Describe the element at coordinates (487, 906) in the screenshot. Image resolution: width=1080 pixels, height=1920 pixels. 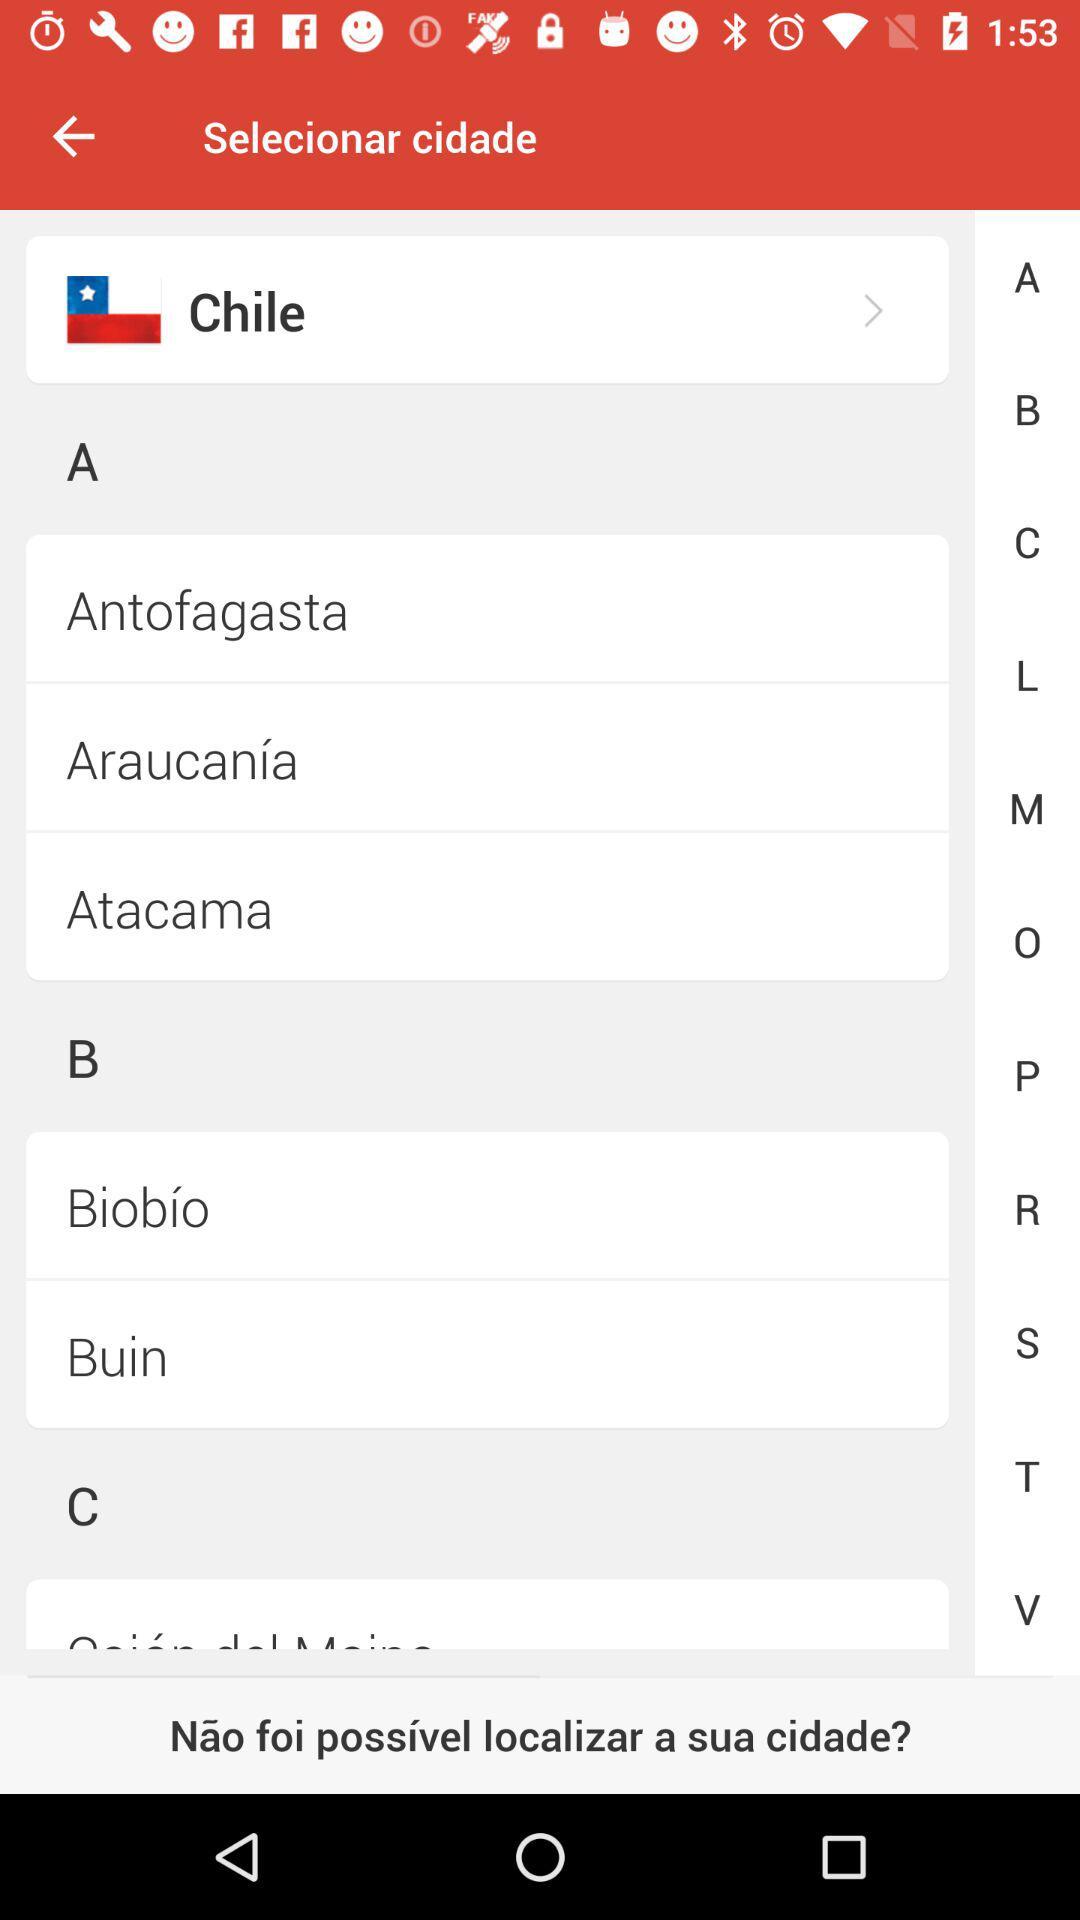
I see `the icon next to the m icon` at that location.